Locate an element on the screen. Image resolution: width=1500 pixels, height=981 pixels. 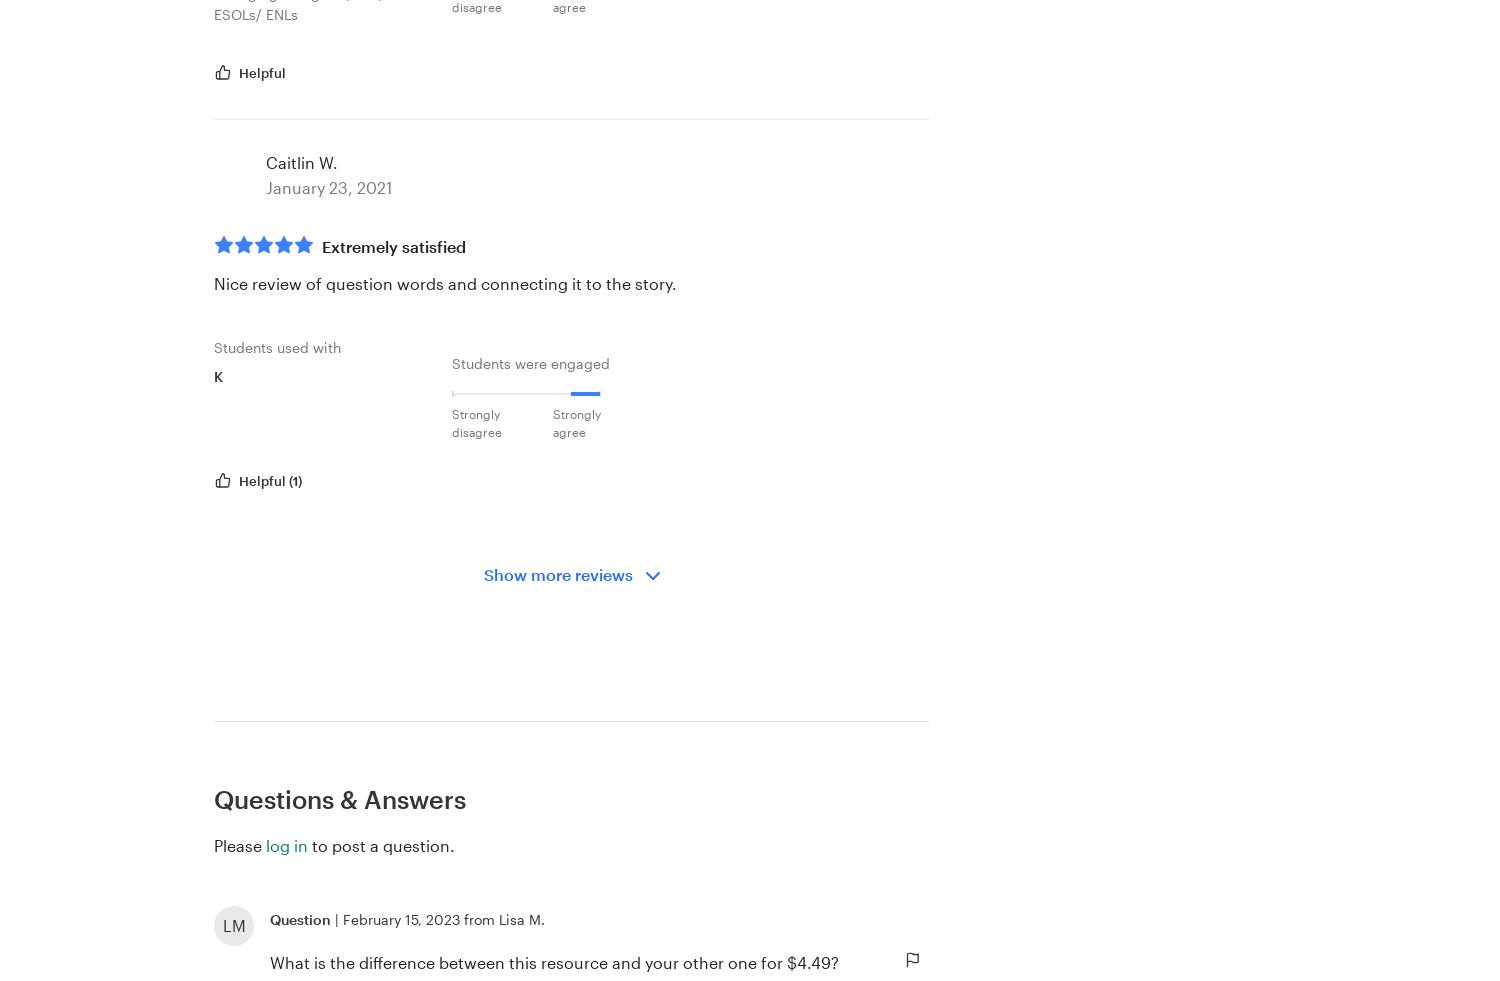
'Lisa M.' is located at coordinates (522, 919).